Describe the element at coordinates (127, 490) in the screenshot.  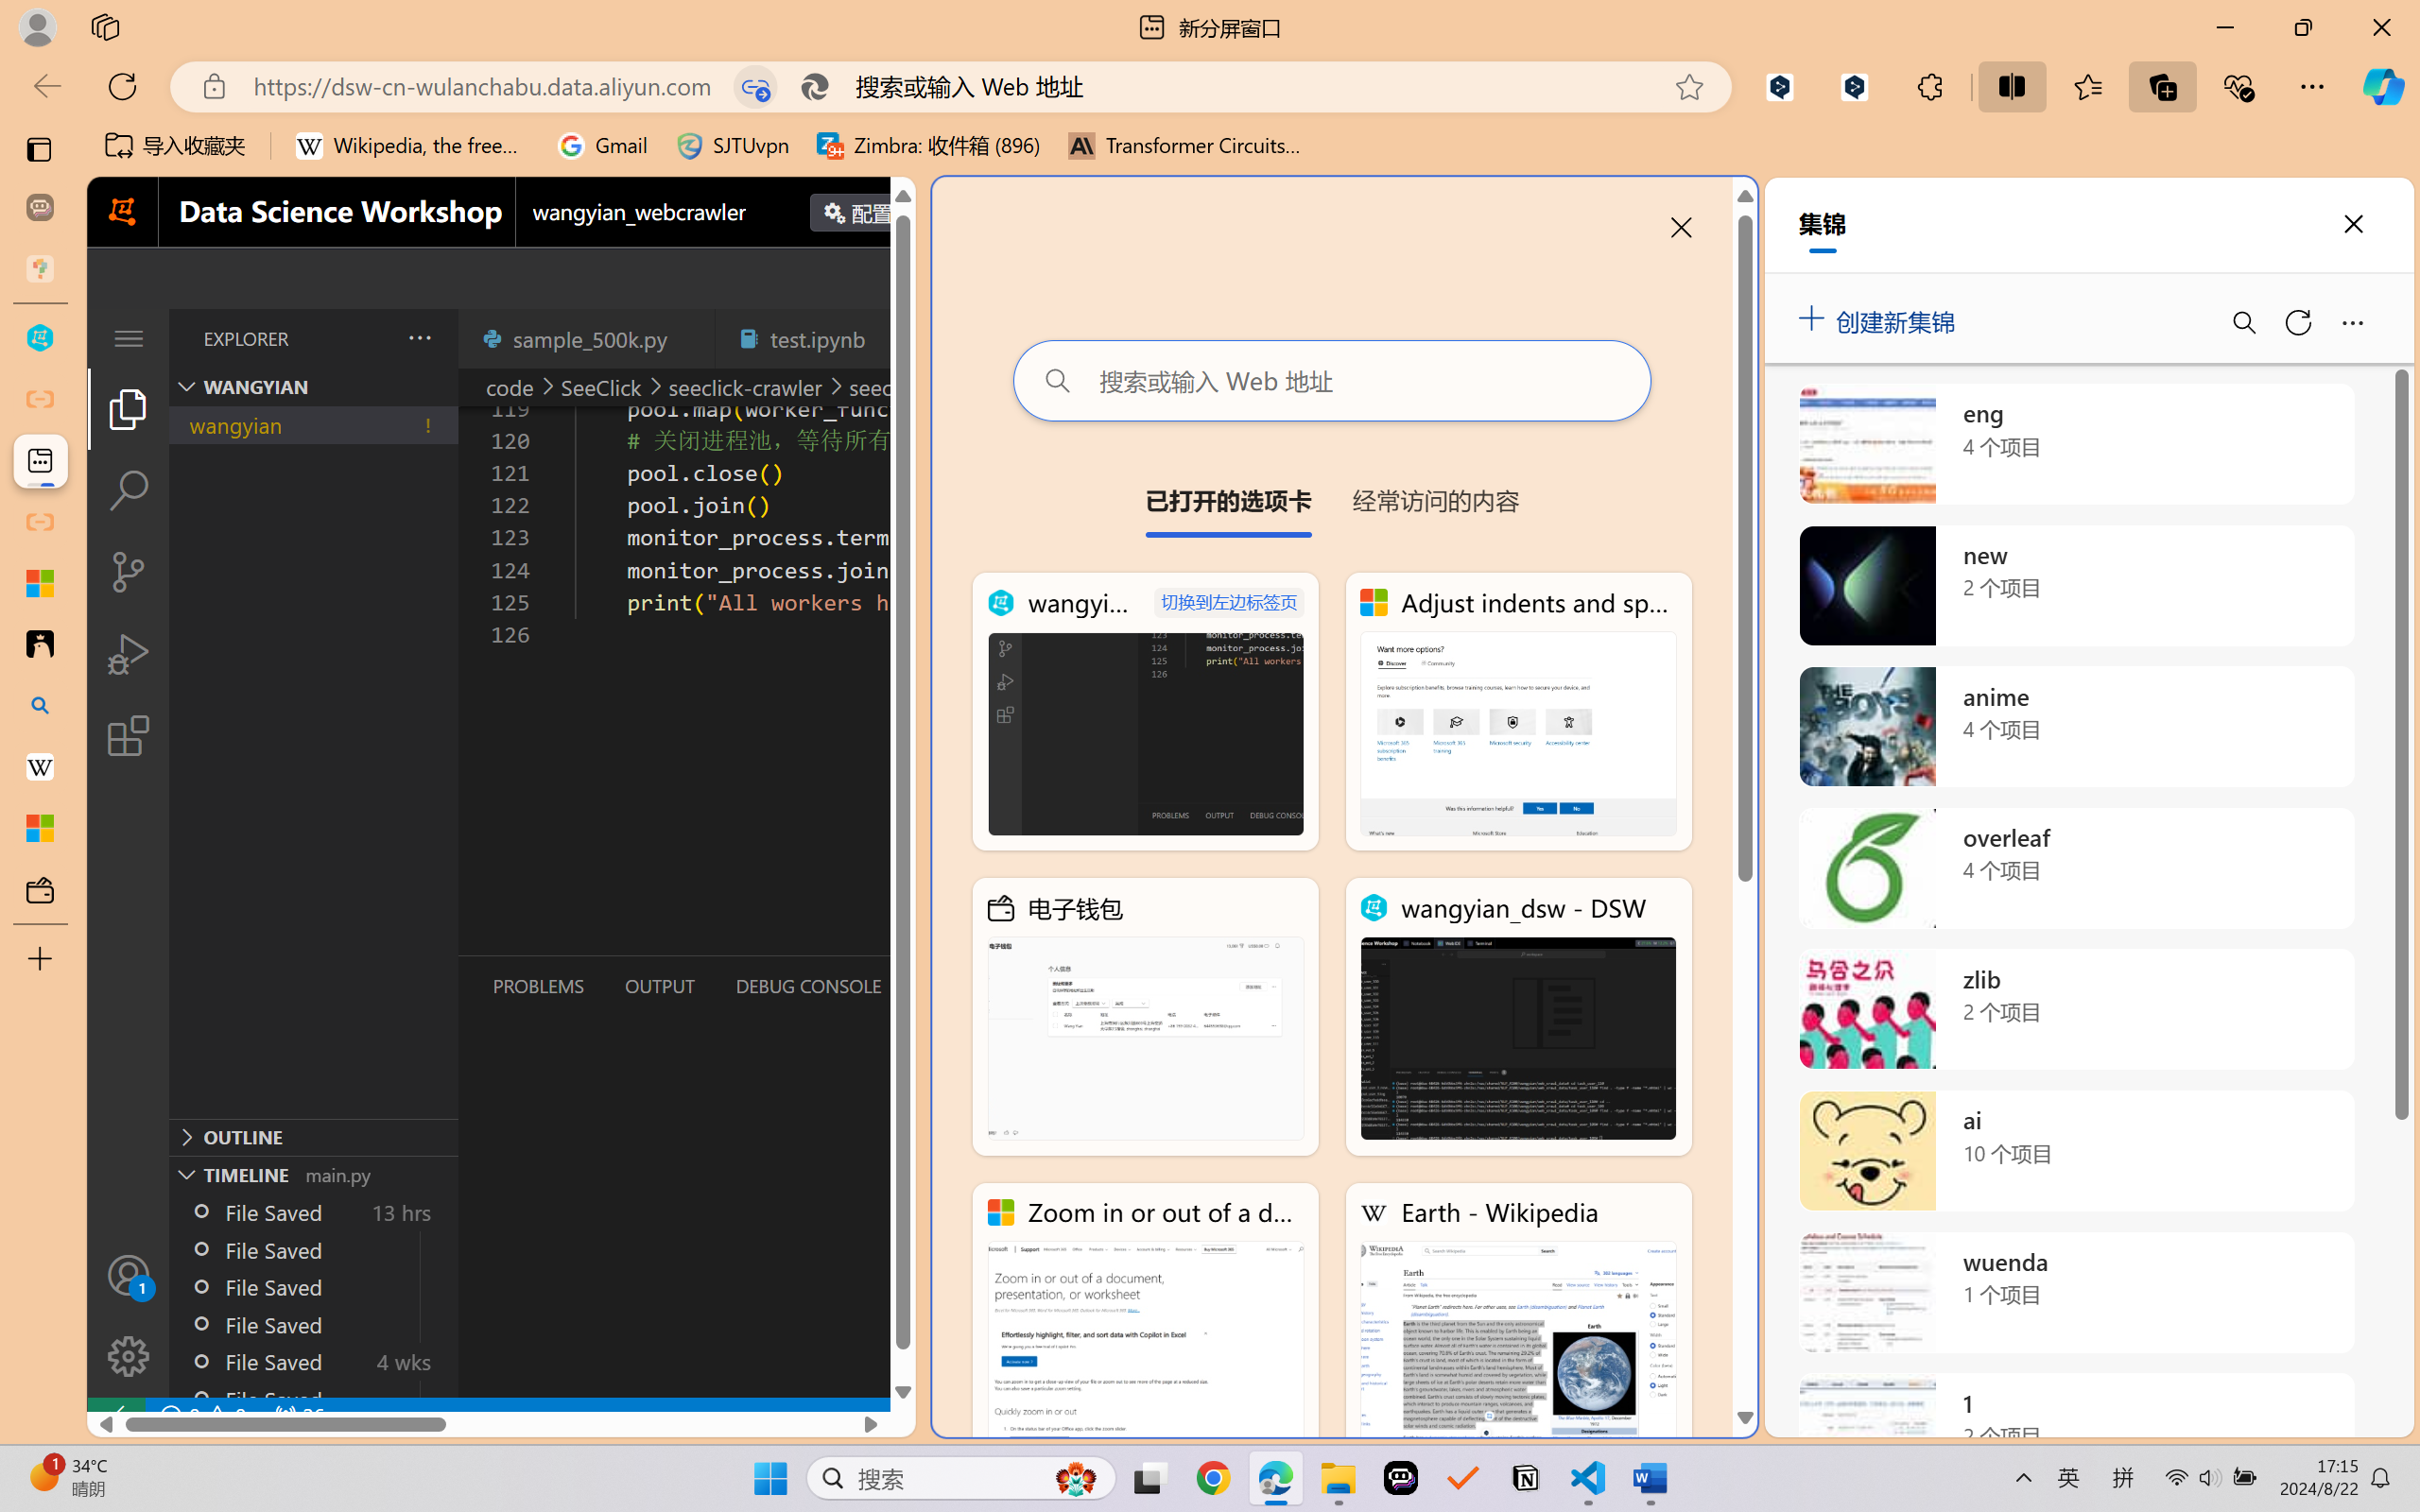
I see `'Search (Ctrl+Shift+F)'` at that location.